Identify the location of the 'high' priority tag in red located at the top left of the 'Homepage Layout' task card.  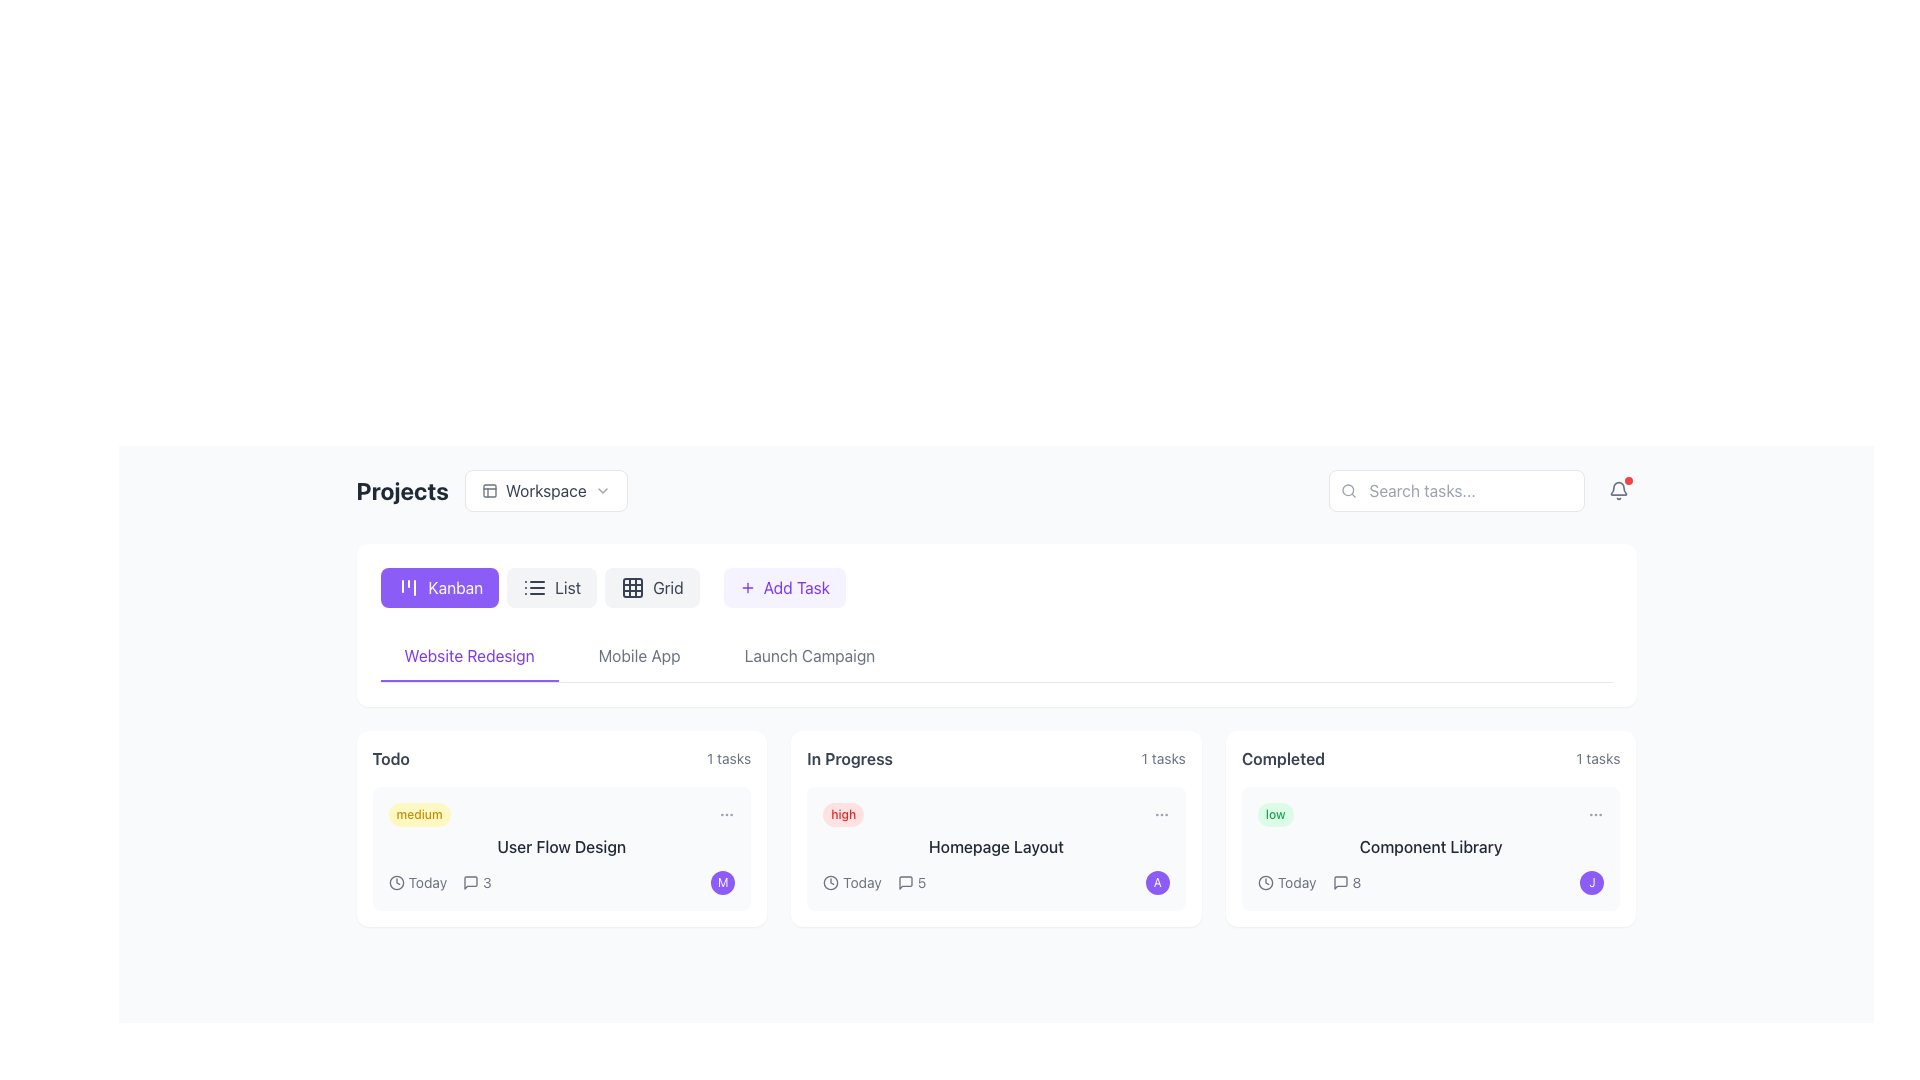
(996, 829).